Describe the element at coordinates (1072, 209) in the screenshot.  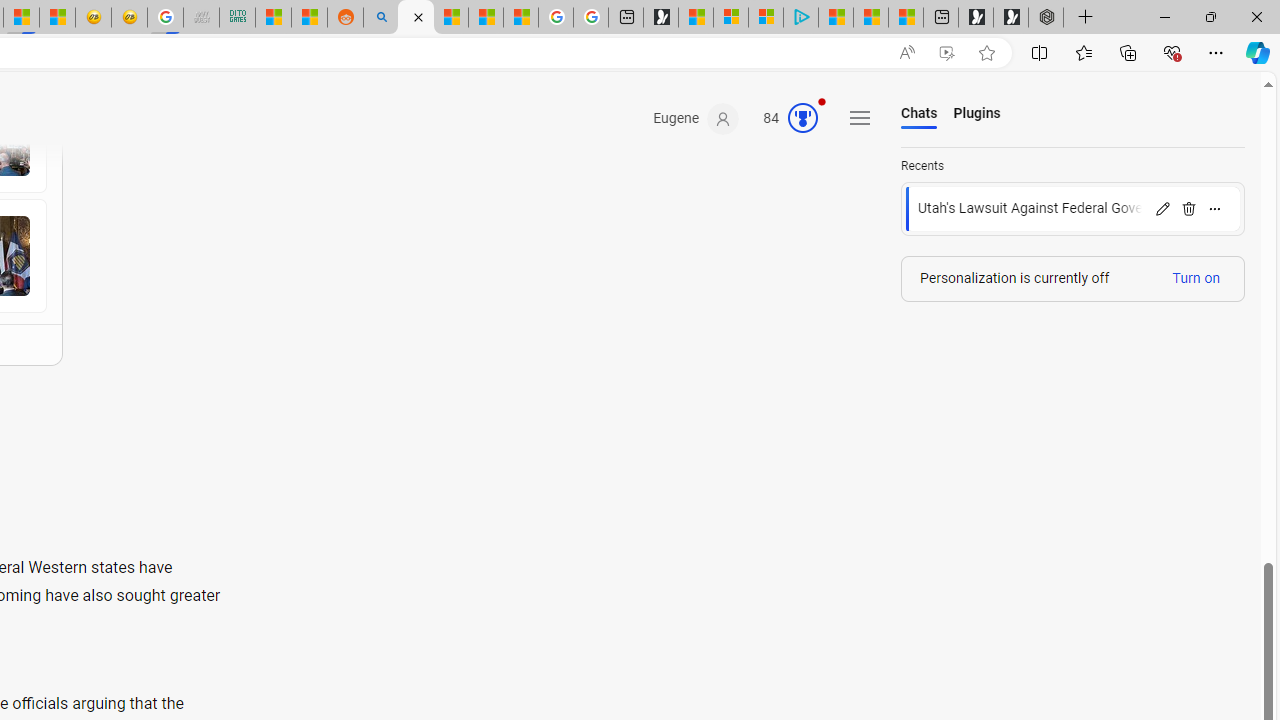
I see `'Load chat'` at that location.